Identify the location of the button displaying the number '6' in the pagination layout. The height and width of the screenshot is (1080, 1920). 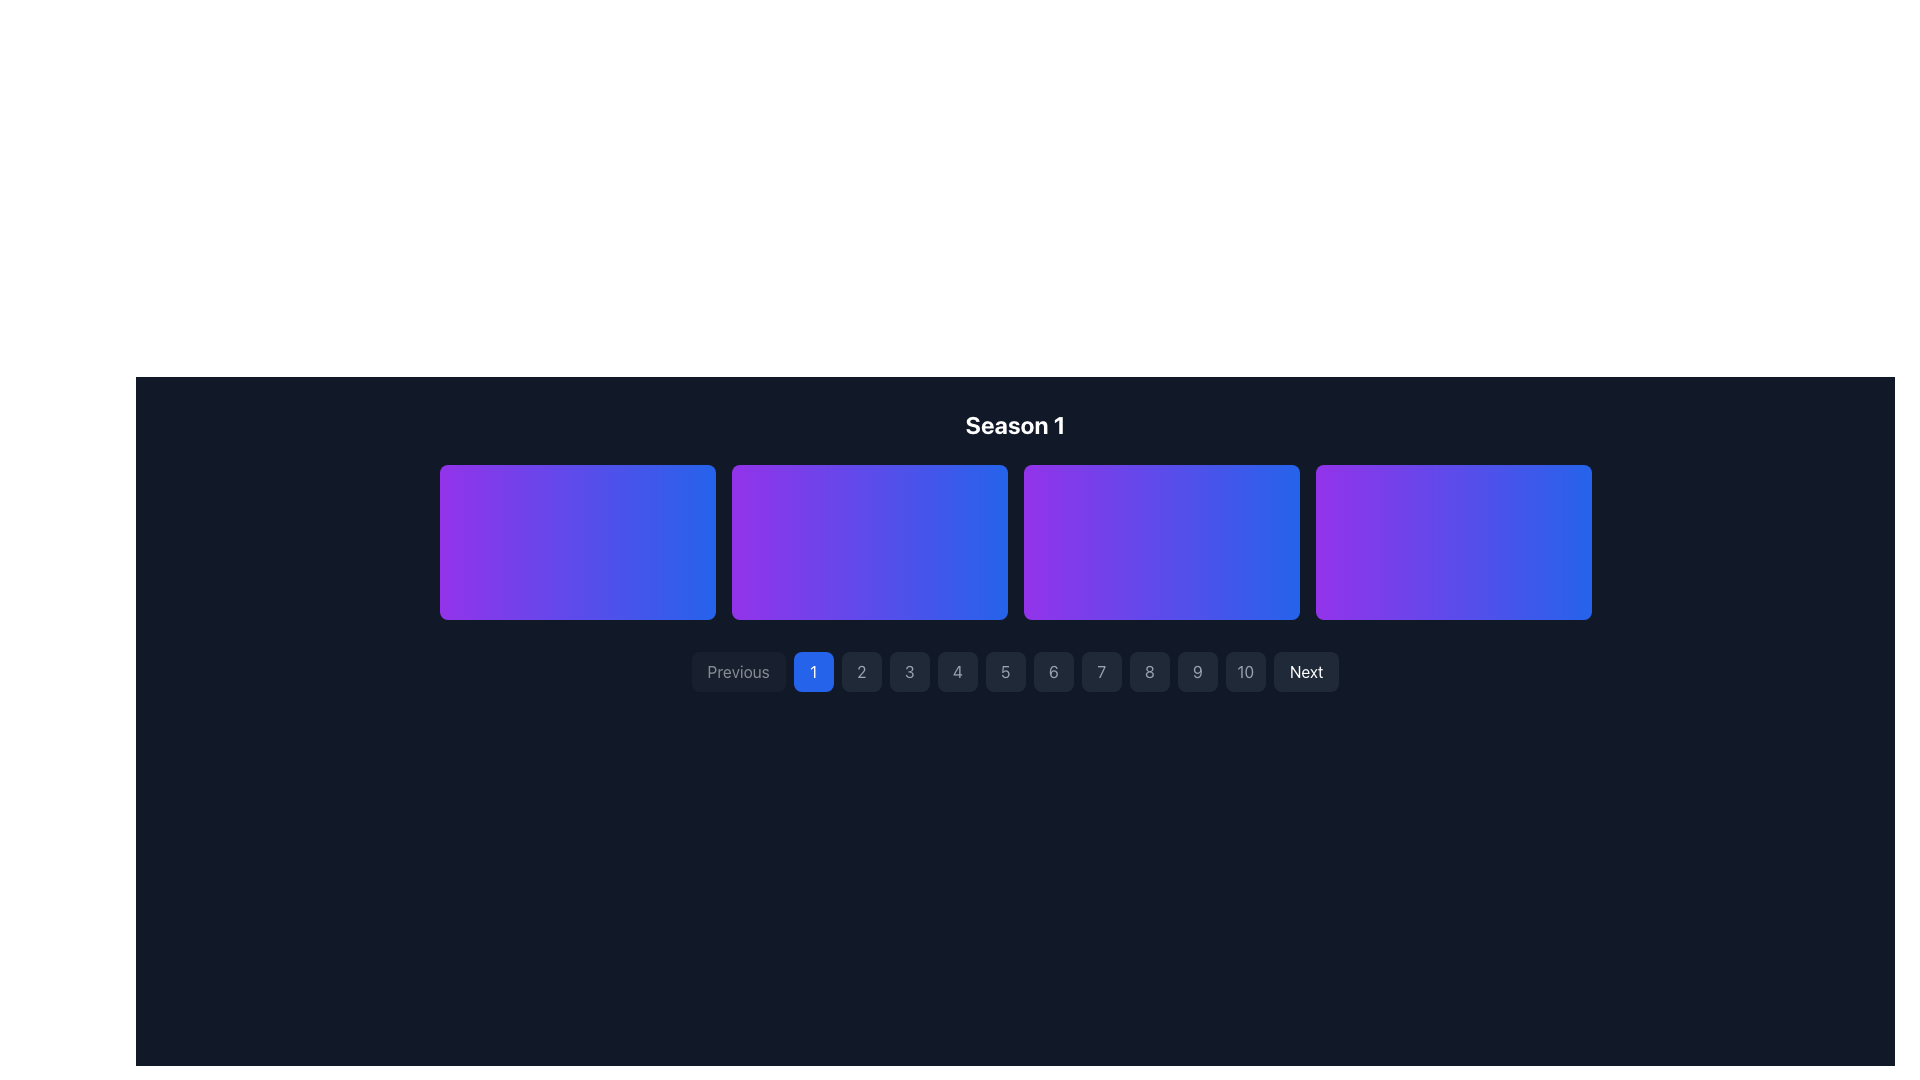
(1052, 672).